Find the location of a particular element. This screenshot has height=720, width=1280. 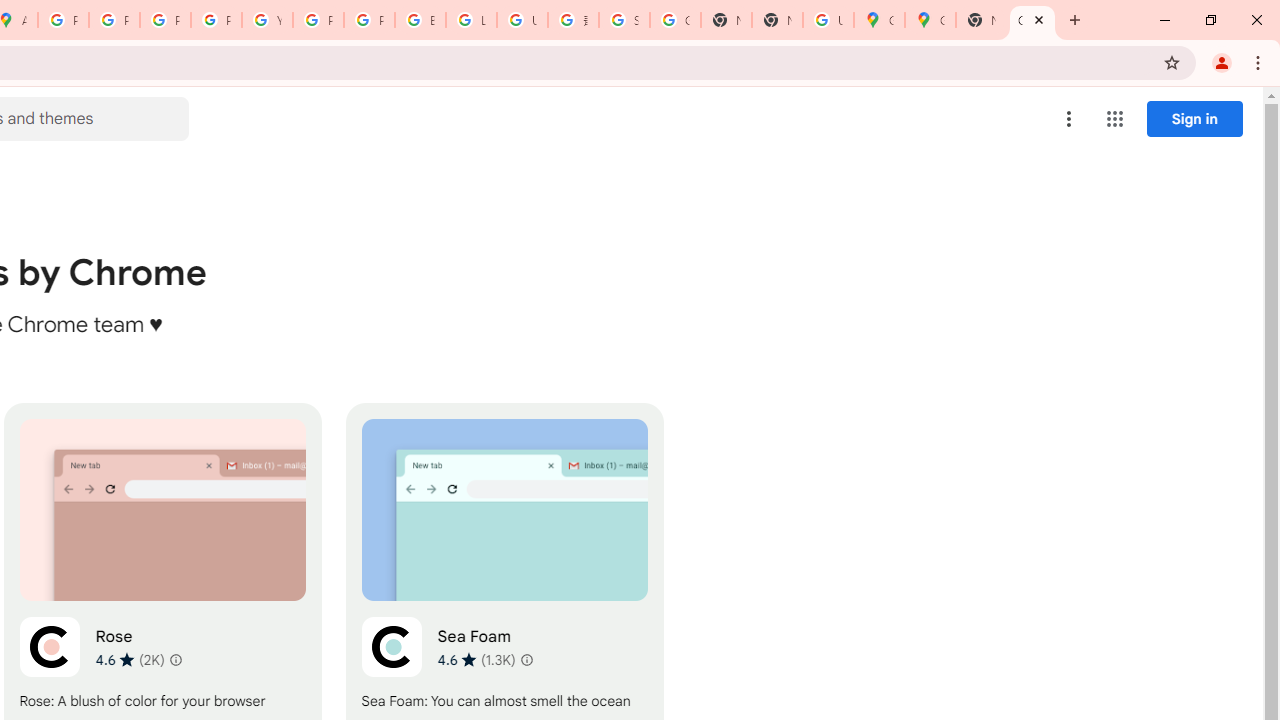

'Learn more about results and reviews "Rose"' is located at coordinates (176, 659).